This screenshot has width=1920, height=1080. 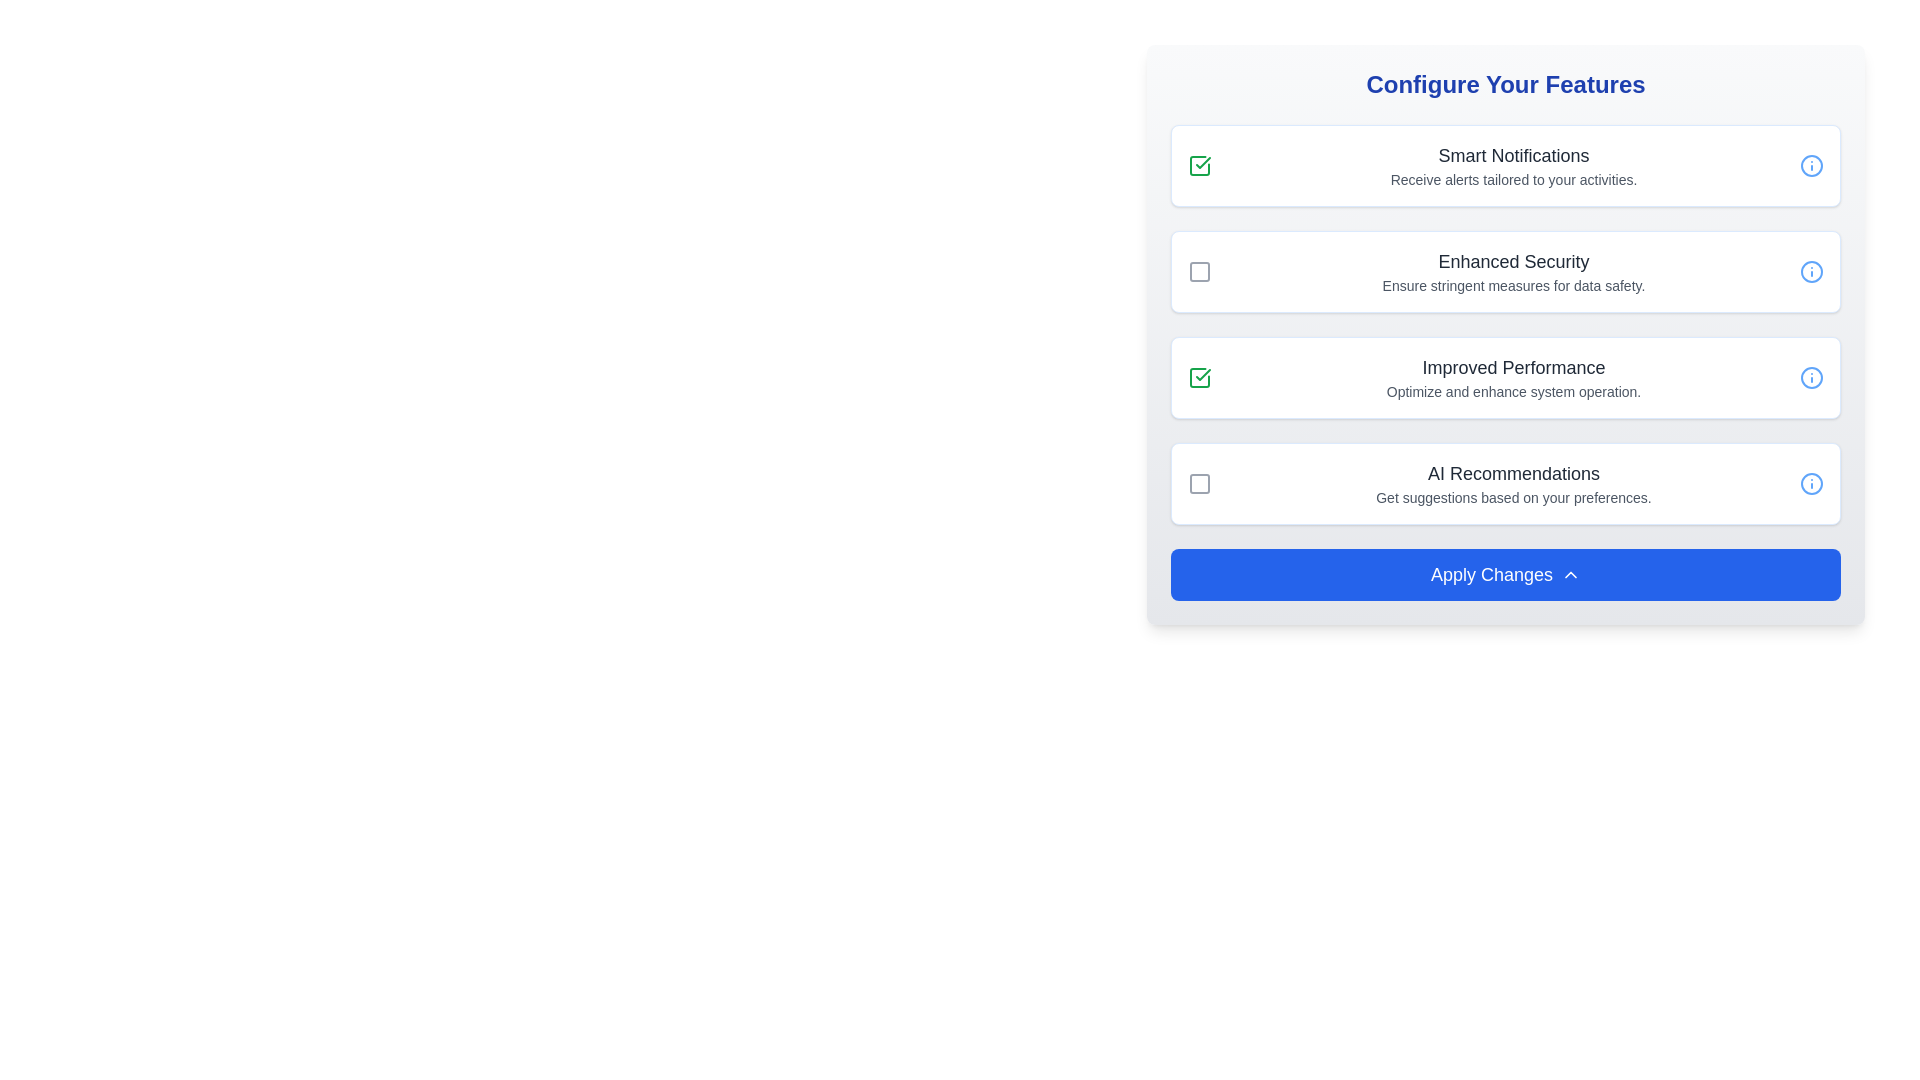 What do you see at coordinates (1506, 574) in the screenshot?
I see `the 'Apply Changes' button, which is a rectangular button with a blue background and white text, located at the bottom of the interface below the 'AI Recommendations' section` at bounding box center [1506, 574].